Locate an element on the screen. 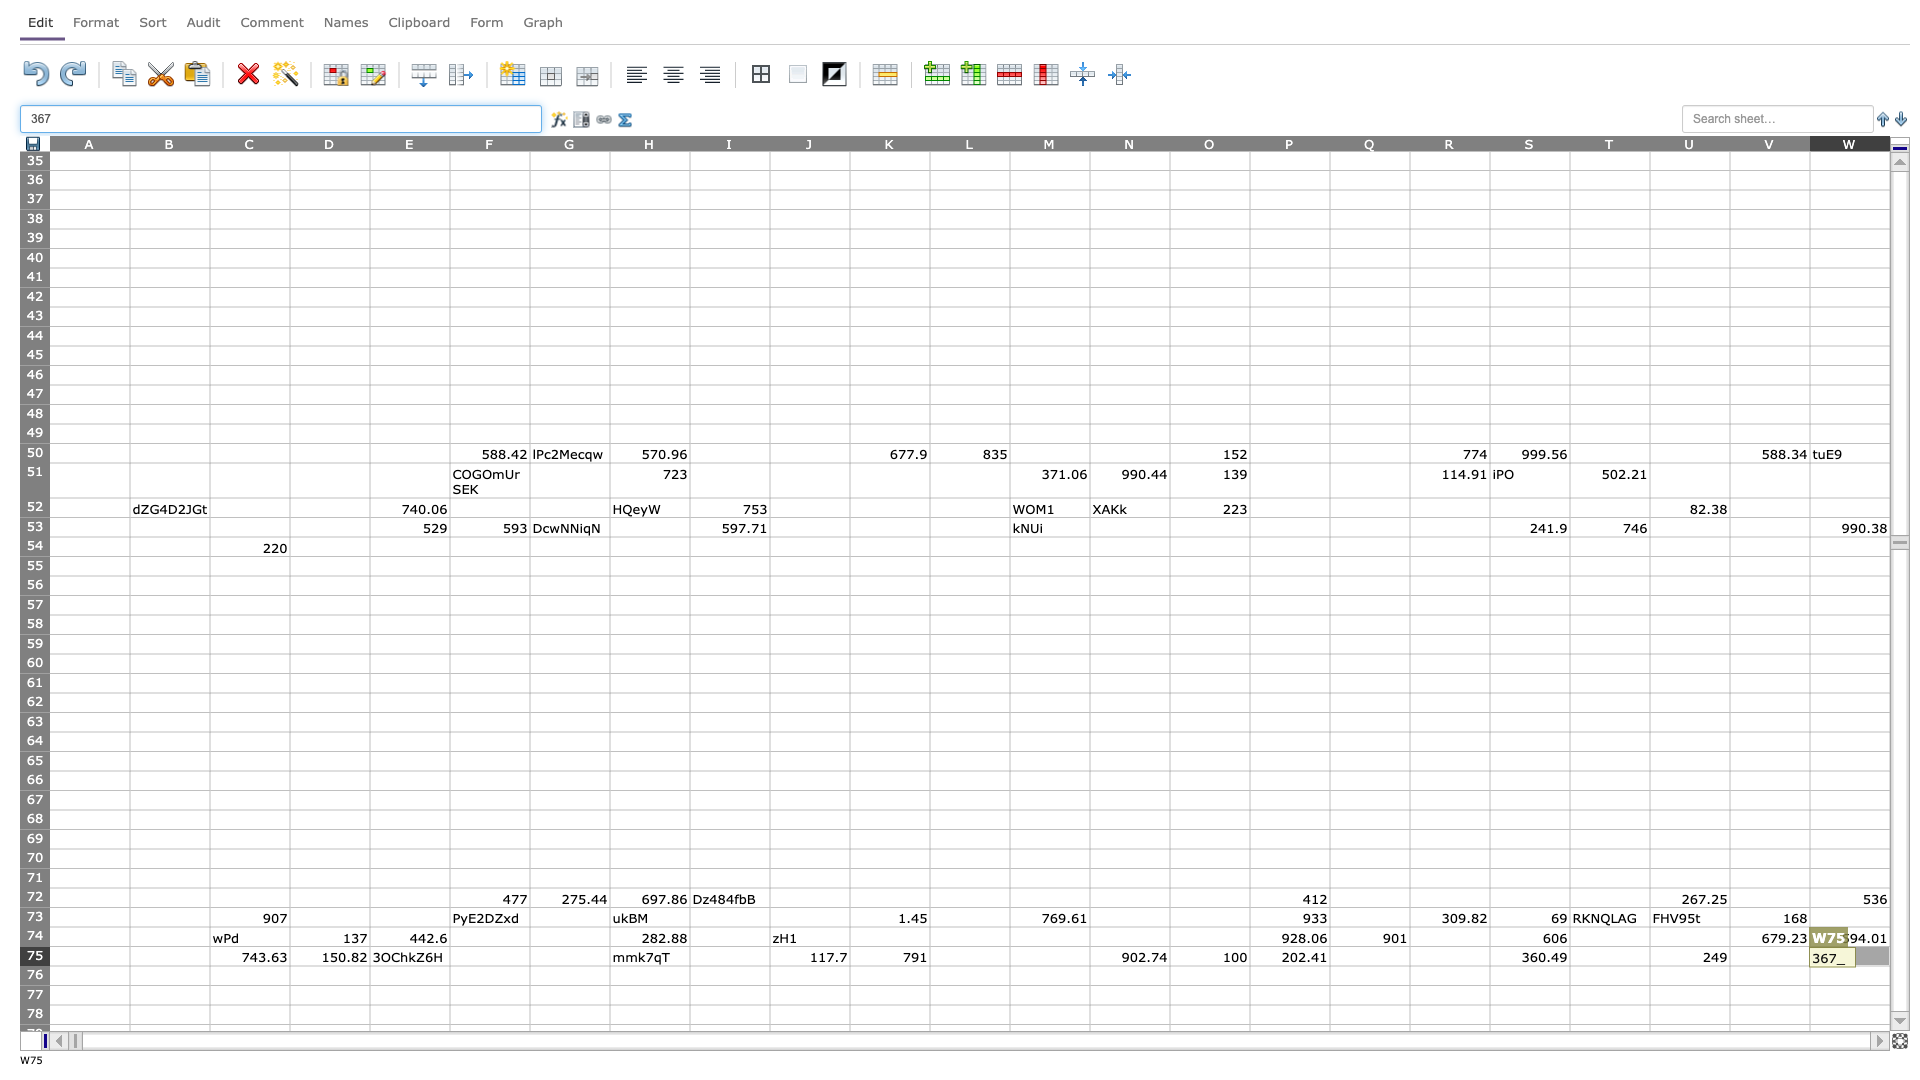 Image resolution: width=1920 pixels, height=1080 pixels. Northwest corner of cell D76 is located at coordinates (288, 964).